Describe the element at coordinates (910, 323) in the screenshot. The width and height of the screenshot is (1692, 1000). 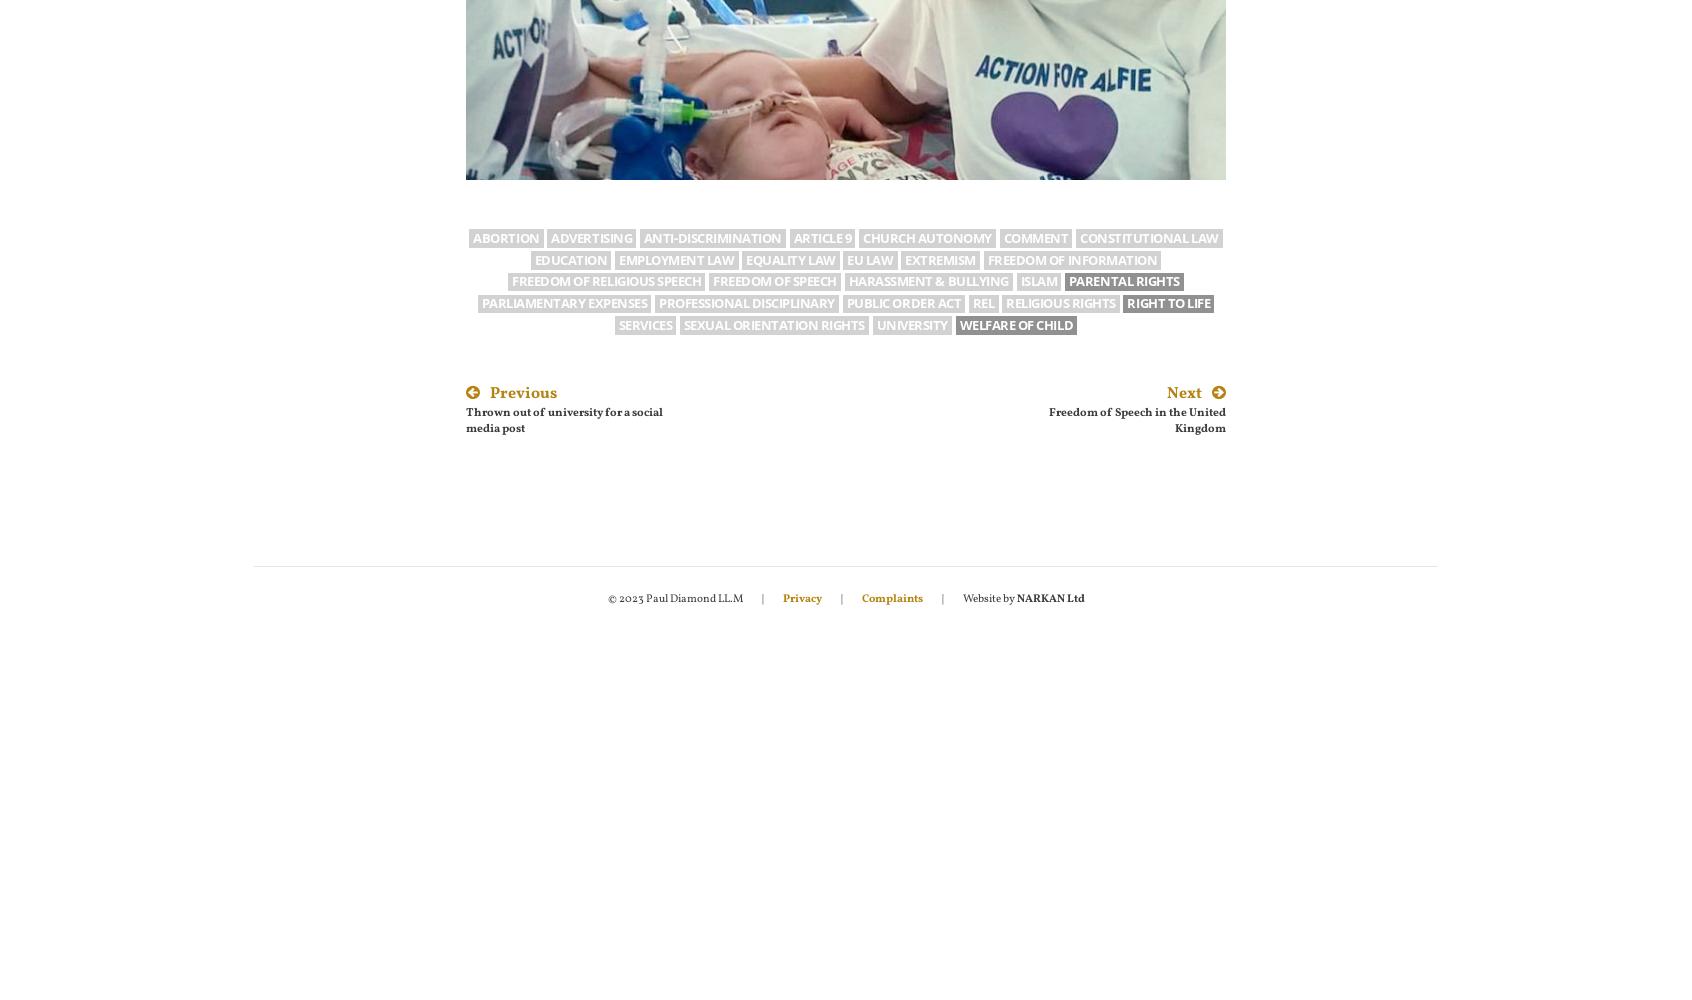
I see `'University'` at that location.